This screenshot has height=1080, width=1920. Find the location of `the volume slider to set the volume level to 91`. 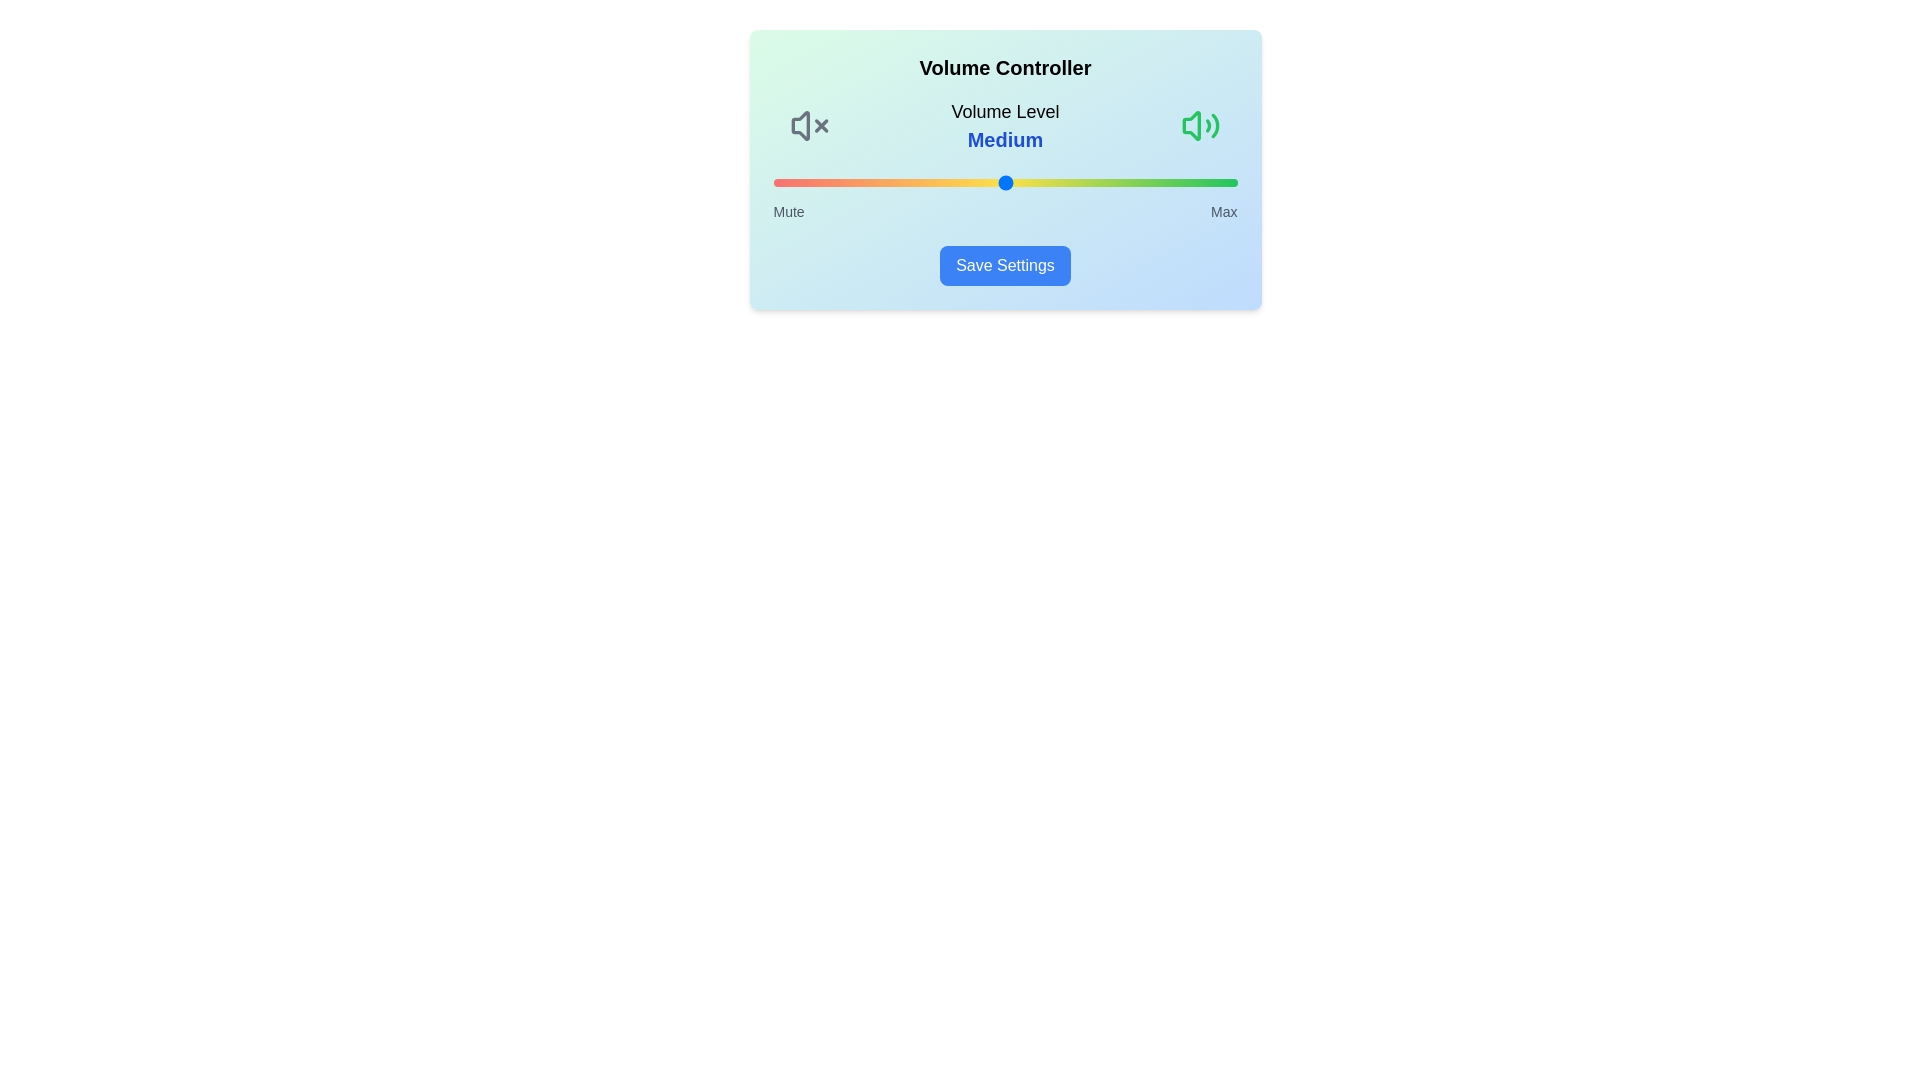

the volume slider to set the volume level to 91 is located at coordinates (1195, 182).